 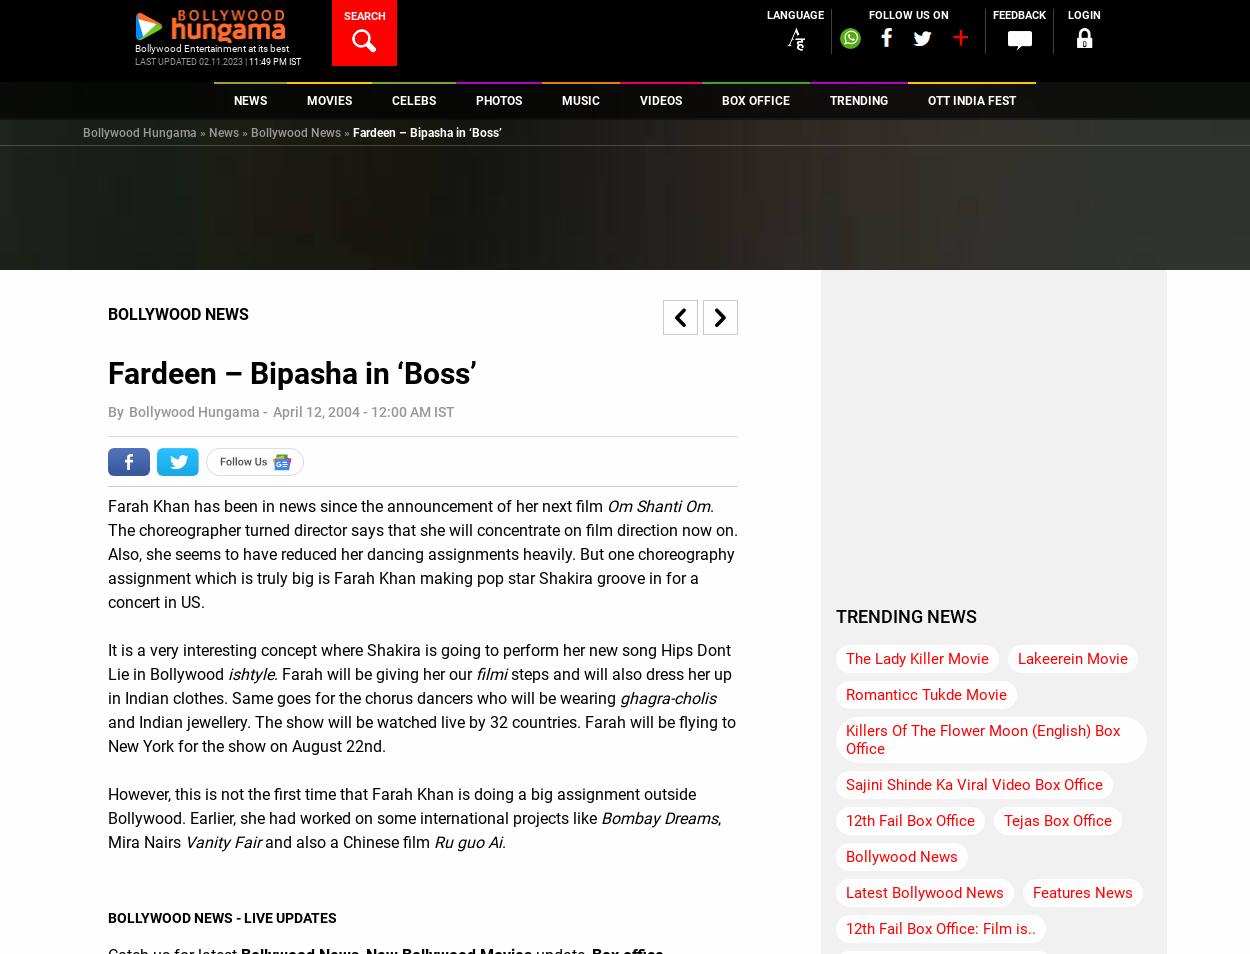 What do you see at coordinates (356, 505) in the screenshot?
I see `'Farah Khan has been in news since the announcement of her next film'` at bounding box center [356, 505].